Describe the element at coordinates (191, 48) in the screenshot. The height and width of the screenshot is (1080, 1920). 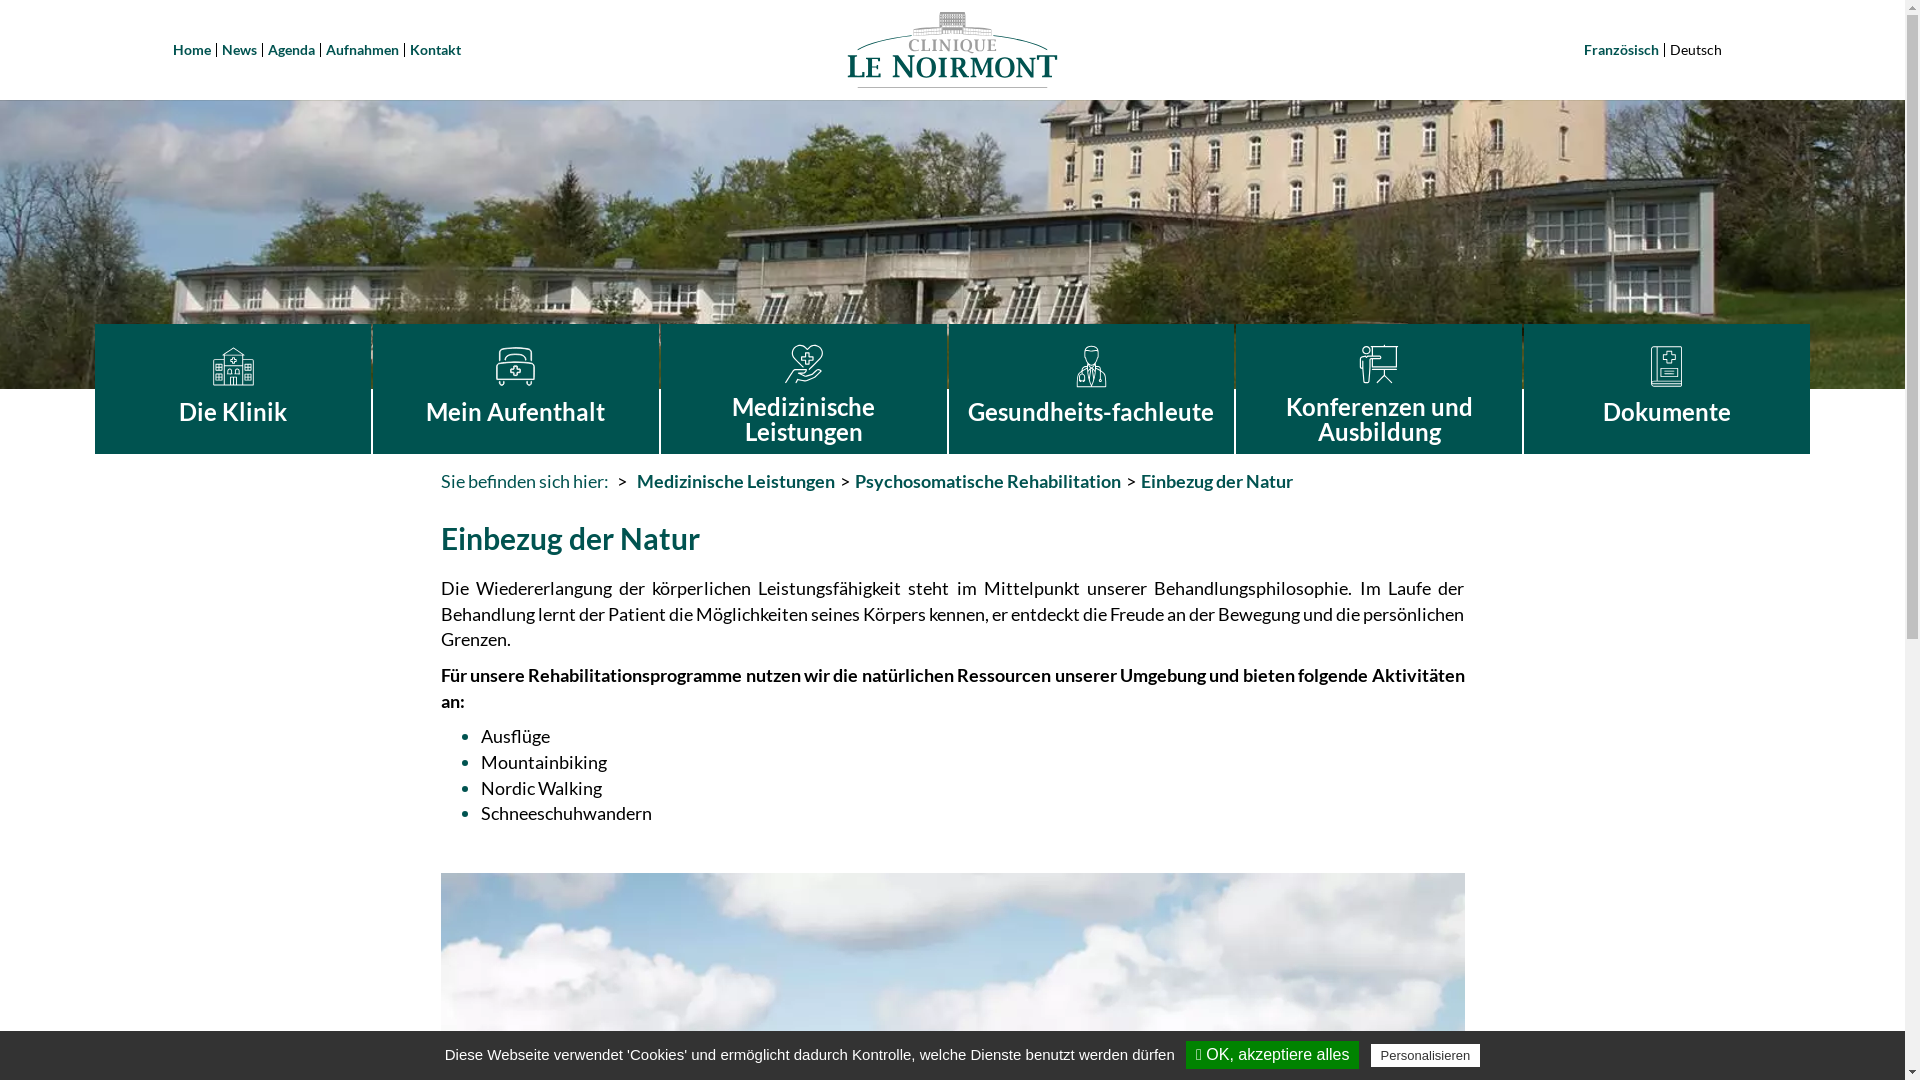
I see `'Home'` at that location.